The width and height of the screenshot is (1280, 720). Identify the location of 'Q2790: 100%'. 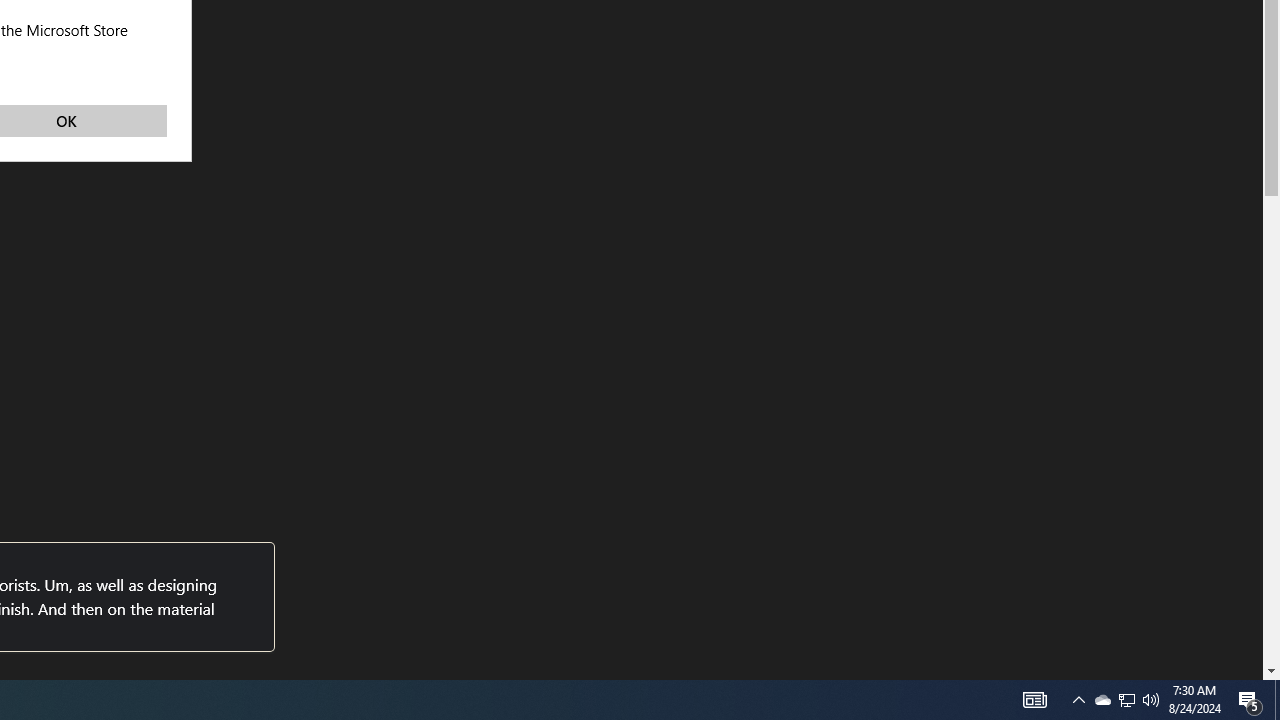
(1151, 698).